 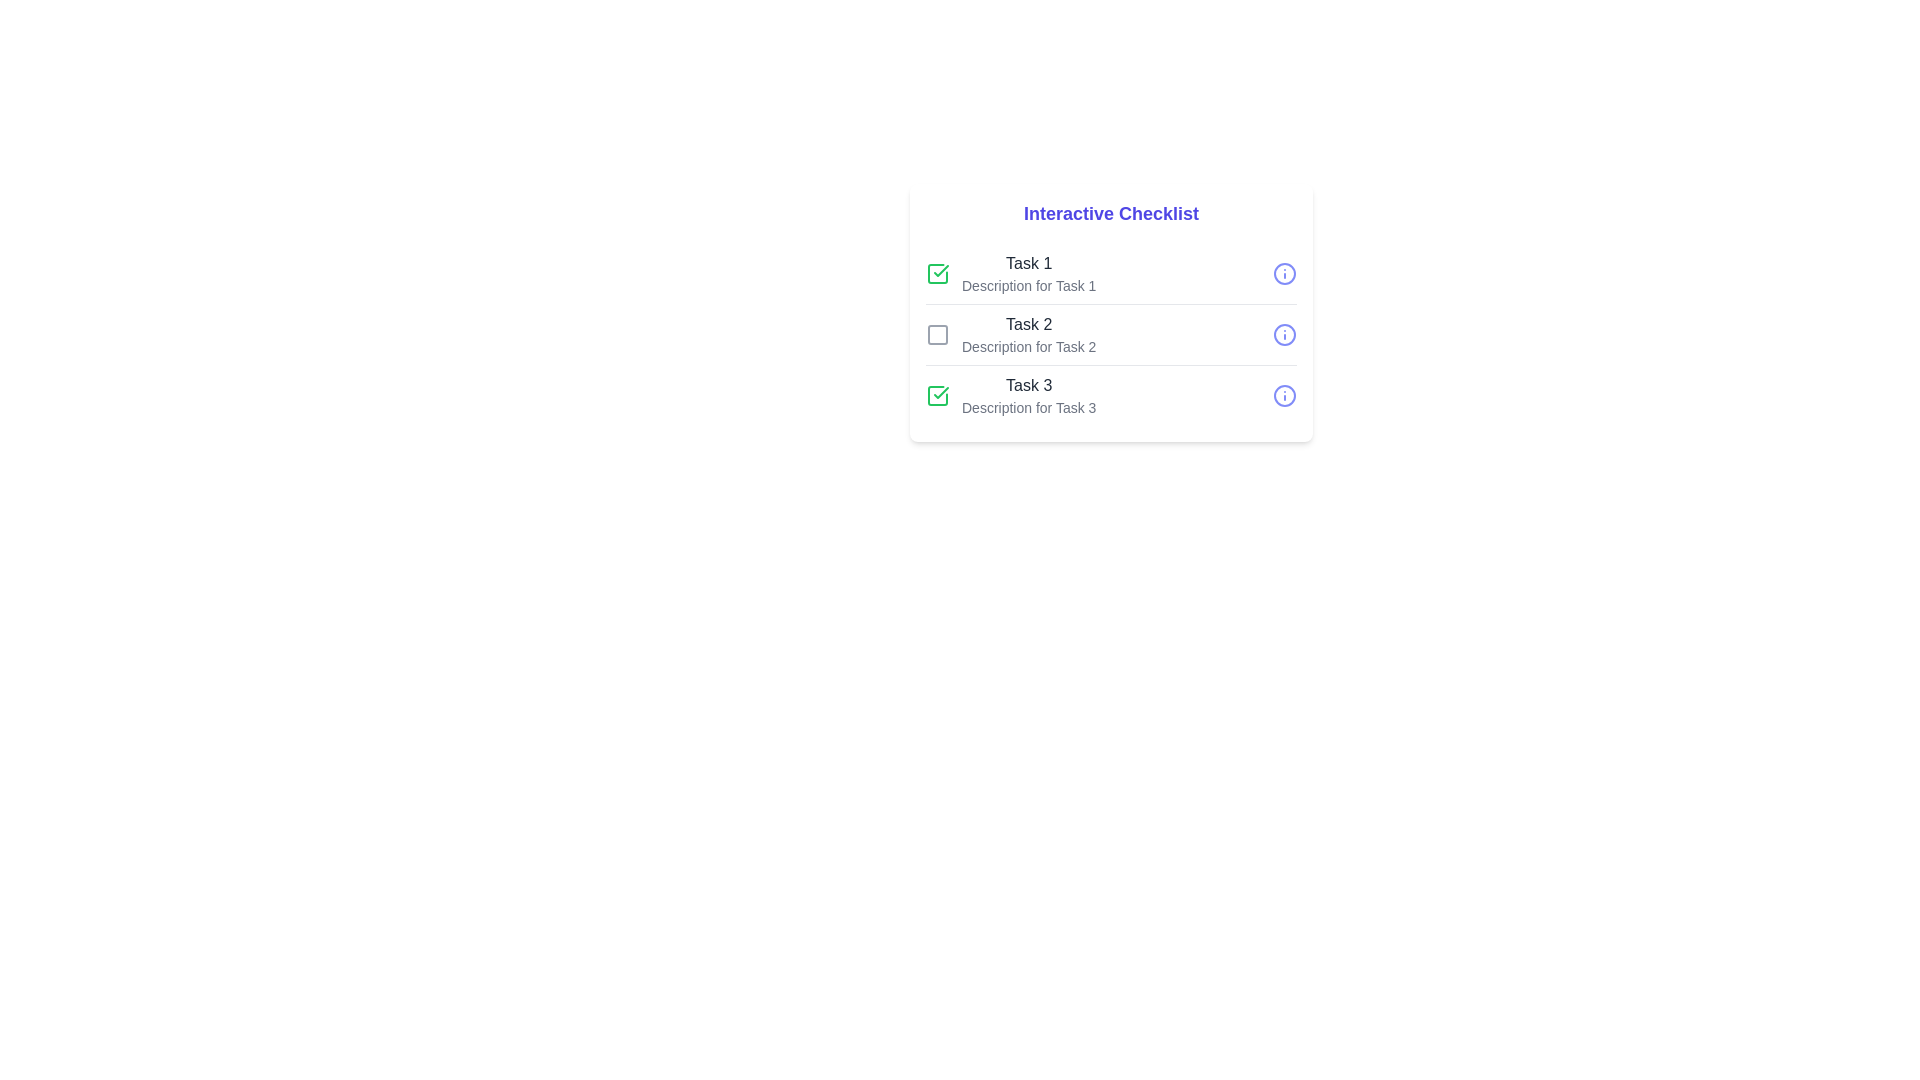 I want to click on the checkbox button for Task 2 to toggle its state, so click(x=936, y=334).